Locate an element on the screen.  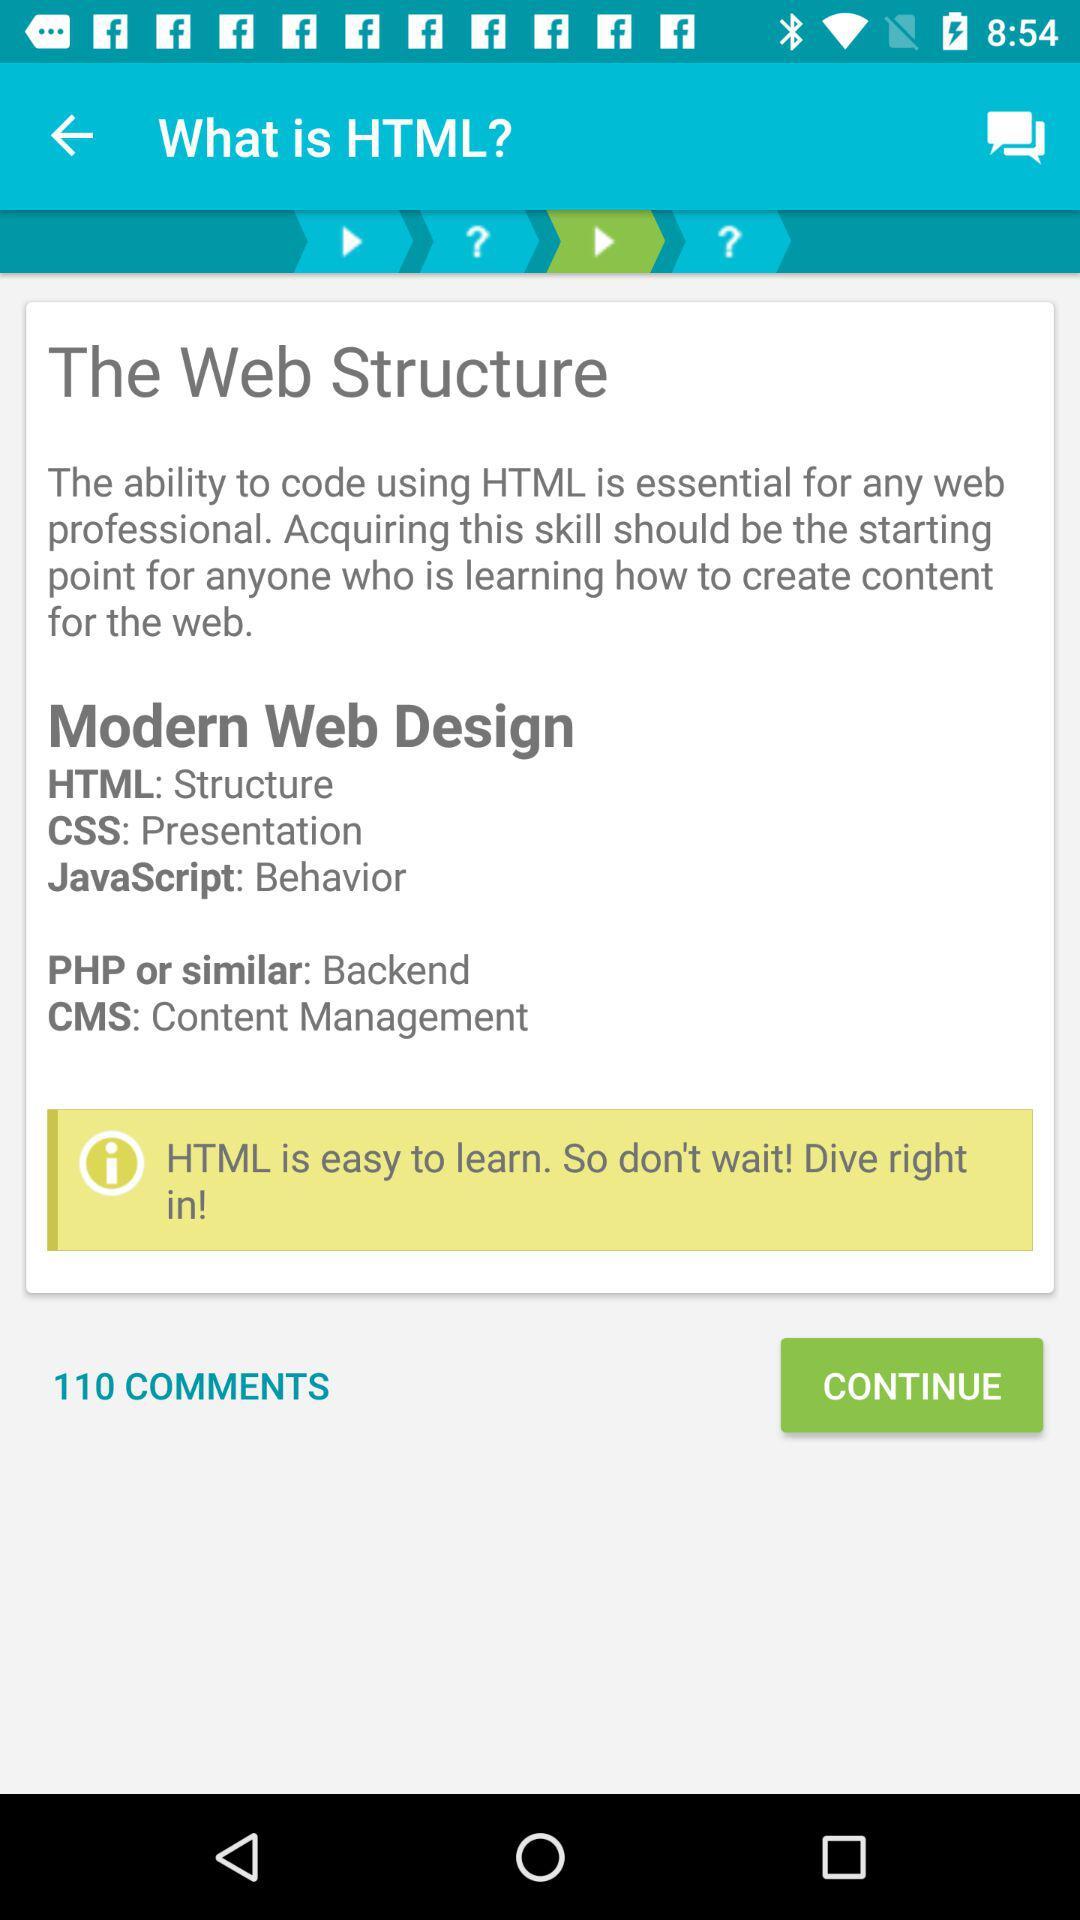
icon above the web structure icon is located at coordinates (72, 135).